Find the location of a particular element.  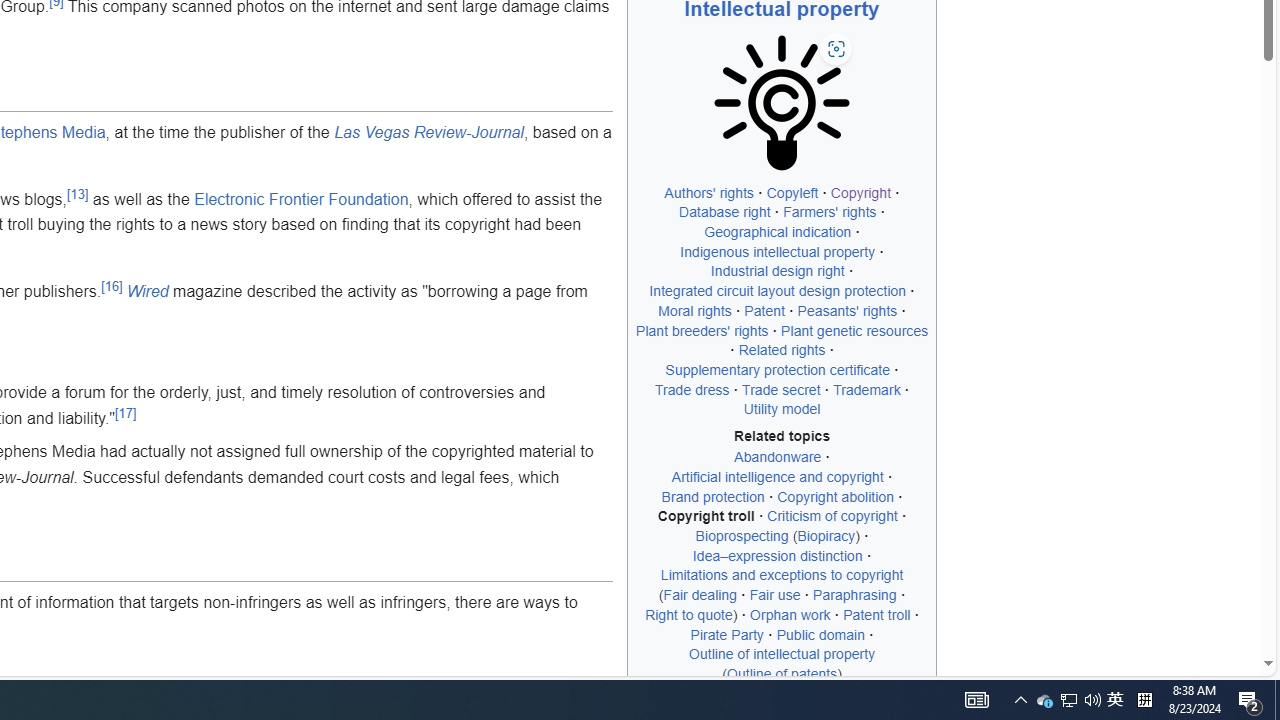

'Database right' is located at coordinates (723, 212).